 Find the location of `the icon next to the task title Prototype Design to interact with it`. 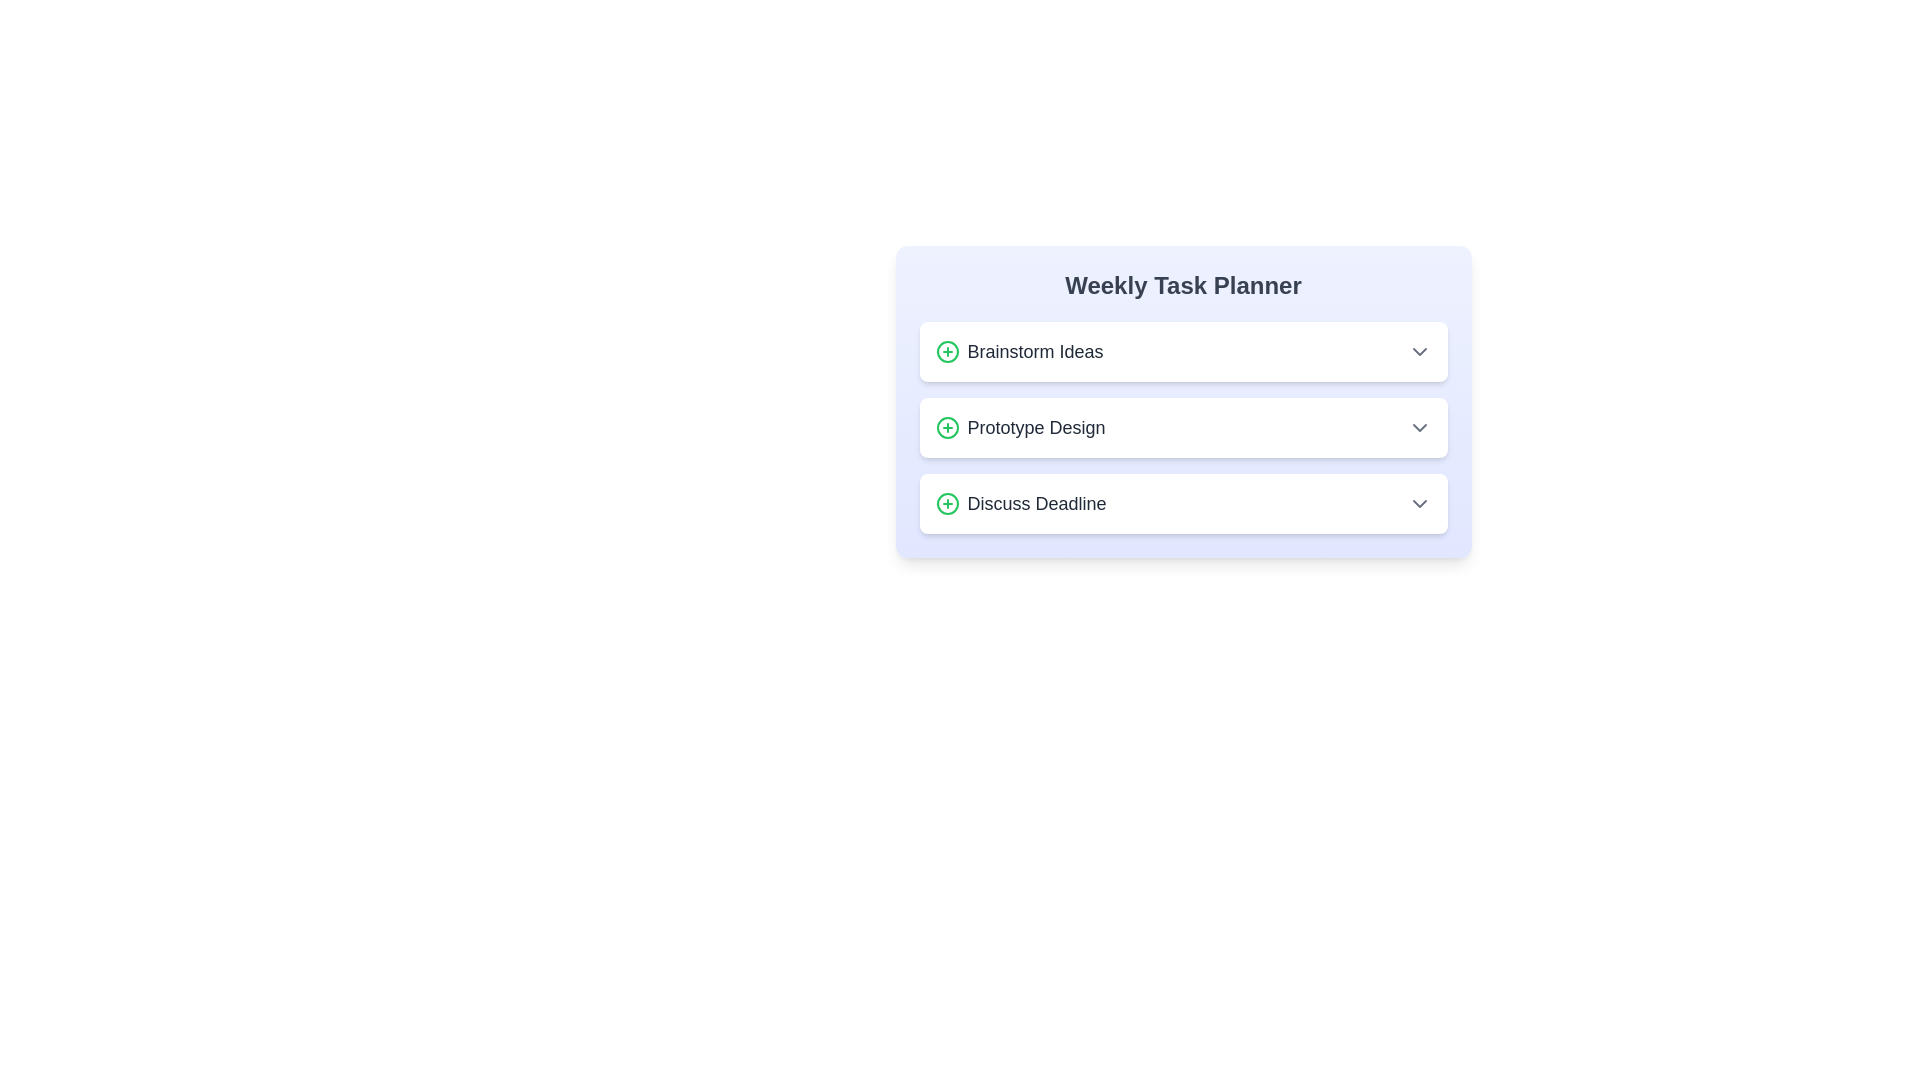

the icon next to the task title Prototype Design to interact with it is located at coordinates (946, 427).